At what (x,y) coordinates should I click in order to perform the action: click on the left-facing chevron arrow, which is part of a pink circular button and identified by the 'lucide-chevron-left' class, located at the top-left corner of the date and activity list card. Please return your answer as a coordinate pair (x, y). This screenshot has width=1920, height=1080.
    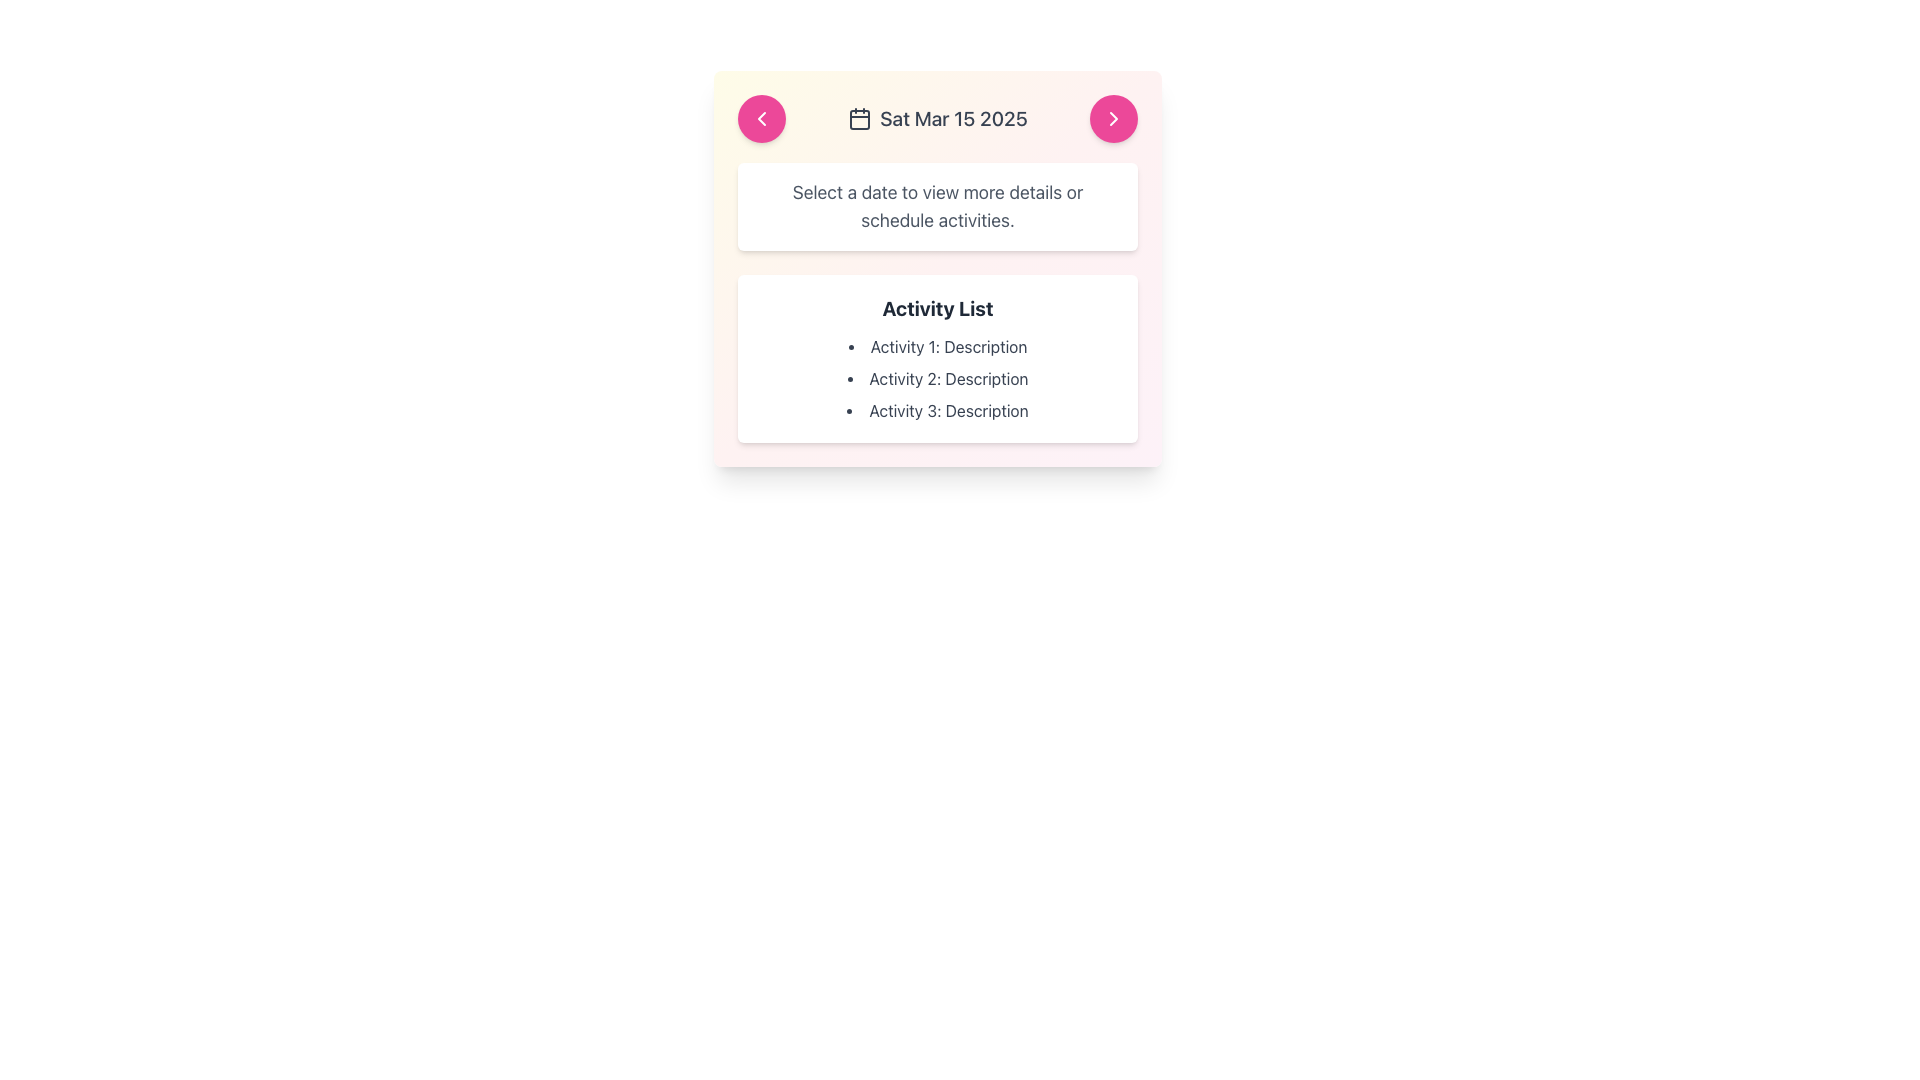
    Looking at the image, I should click on (761, 119).